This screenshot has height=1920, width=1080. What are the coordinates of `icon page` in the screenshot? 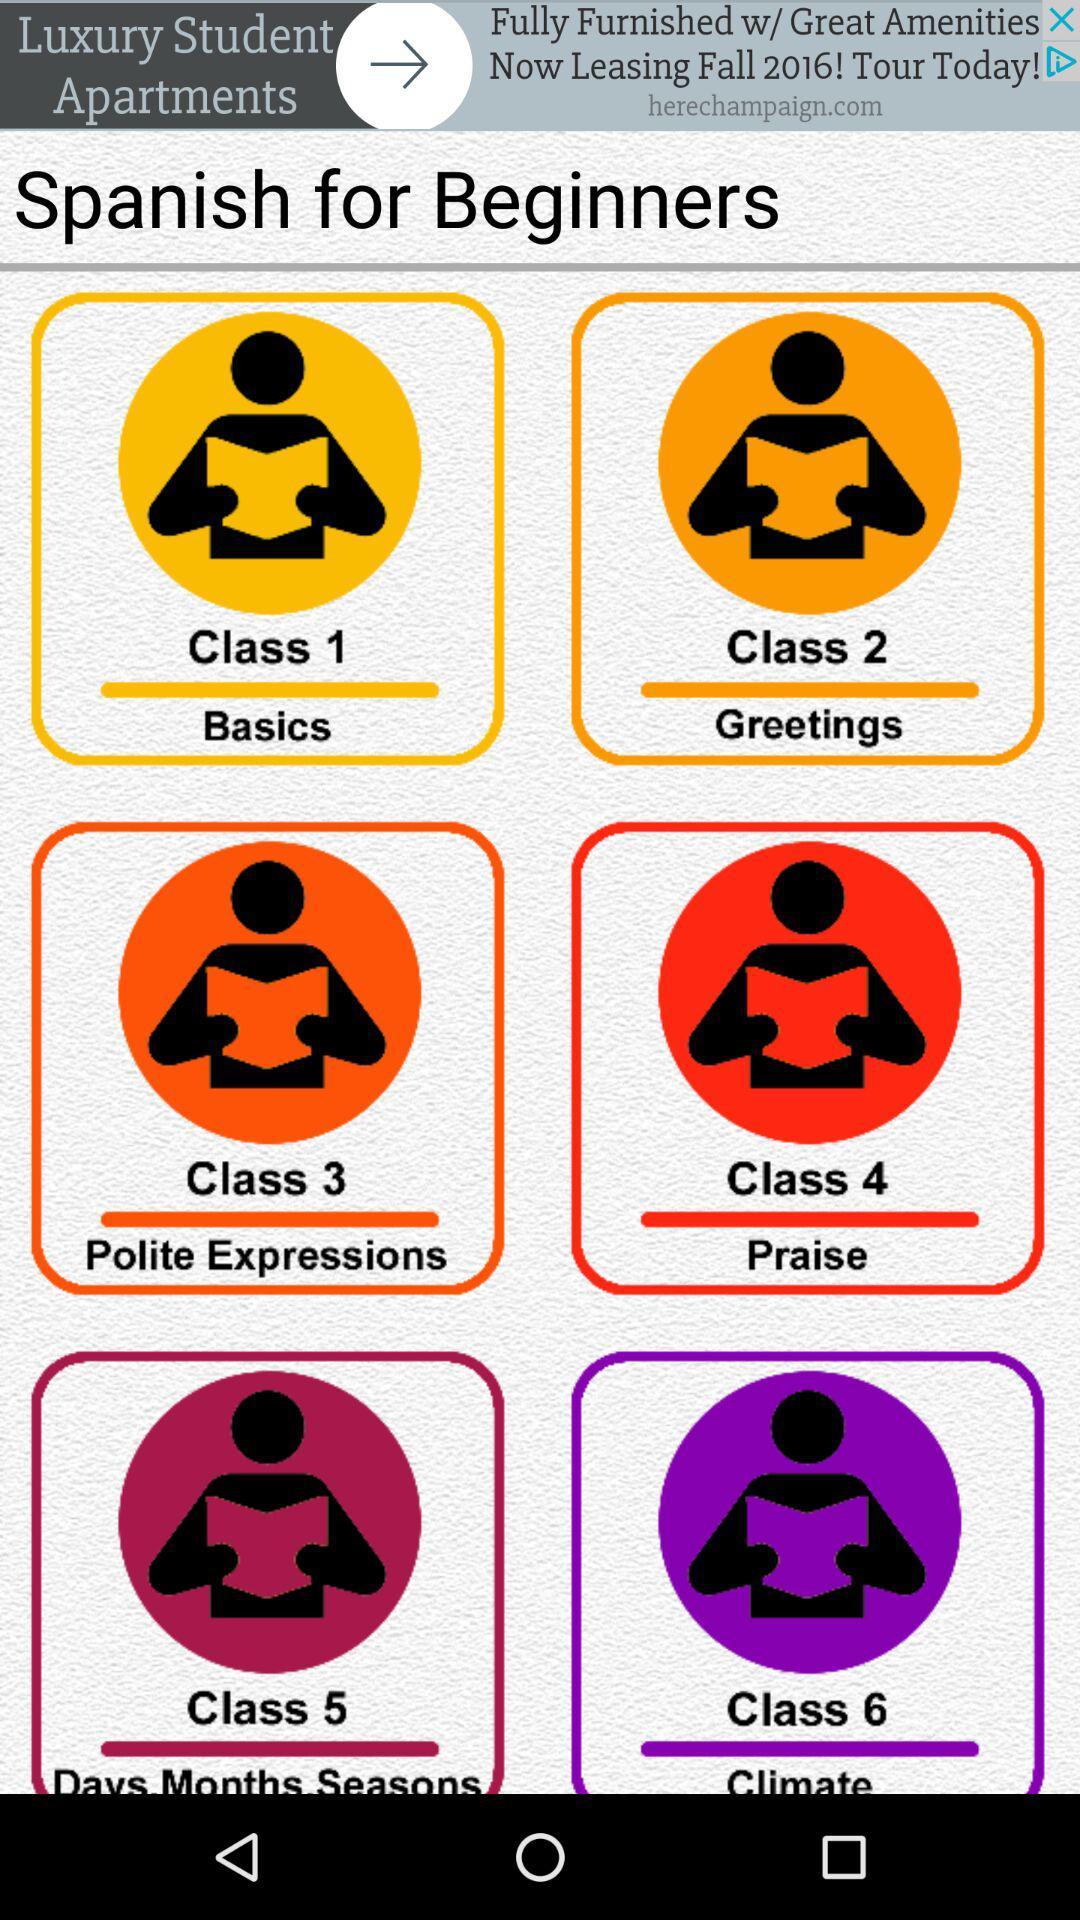 It's located at (810, 1064).